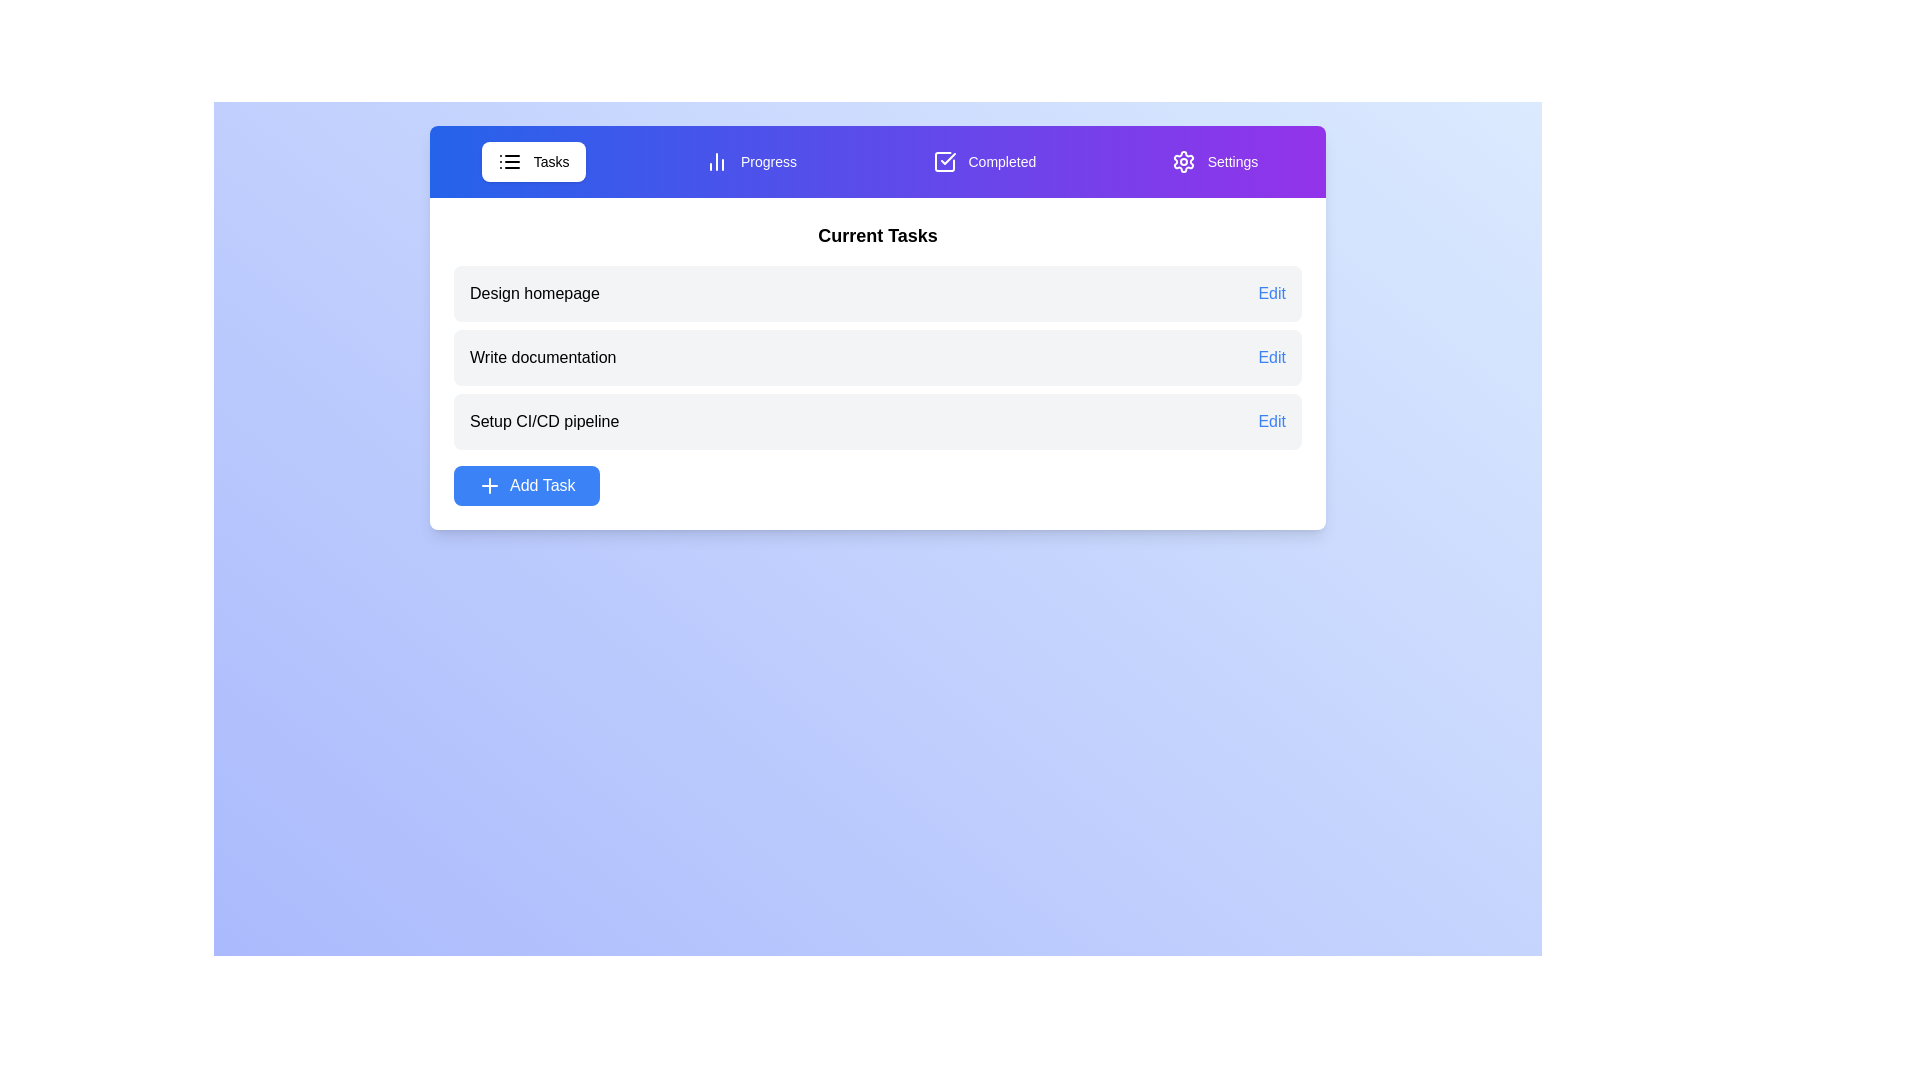 This screenshot has height=1080, width=1920. Describe the element at coordinates (533, 161) in the screenshot. I see `the leftmost navigation button in the top navigation bar` at that location.